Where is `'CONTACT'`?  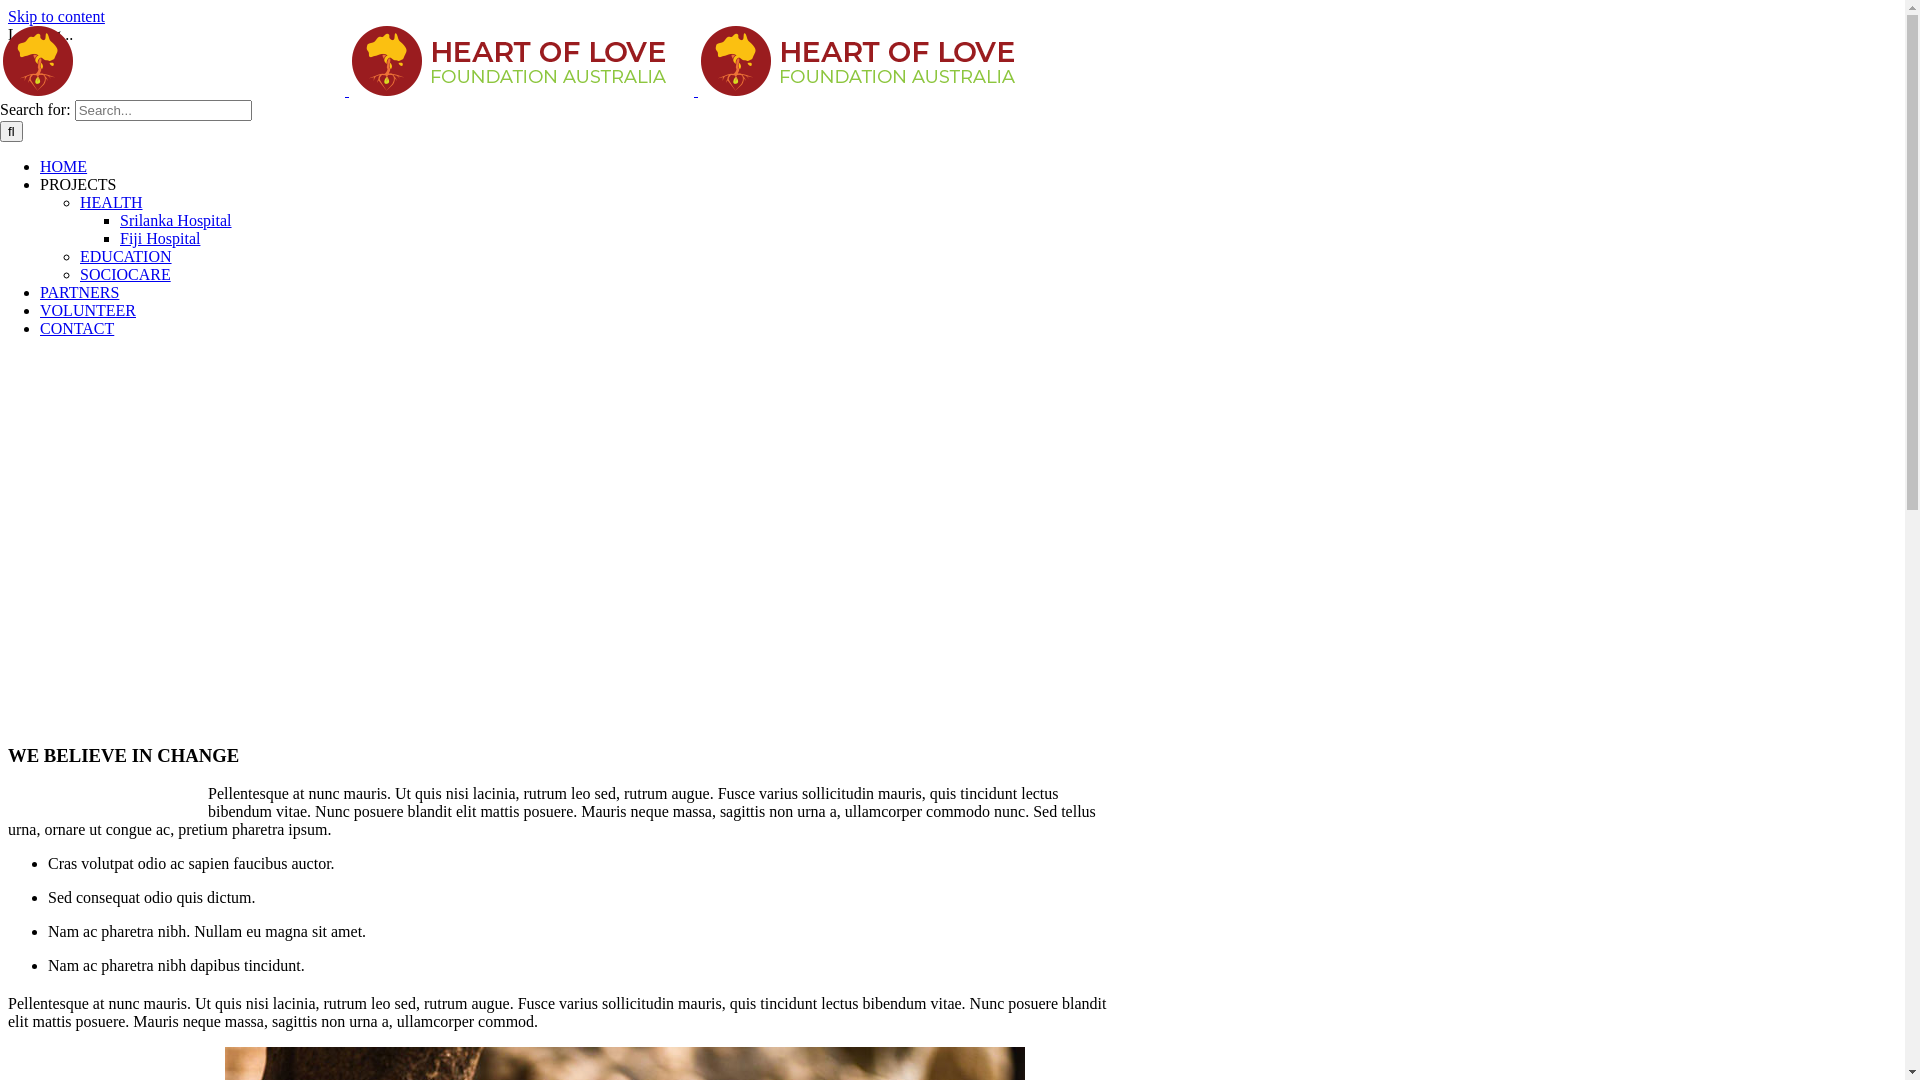 'CONTACT' is located at coordinates (76, 327).